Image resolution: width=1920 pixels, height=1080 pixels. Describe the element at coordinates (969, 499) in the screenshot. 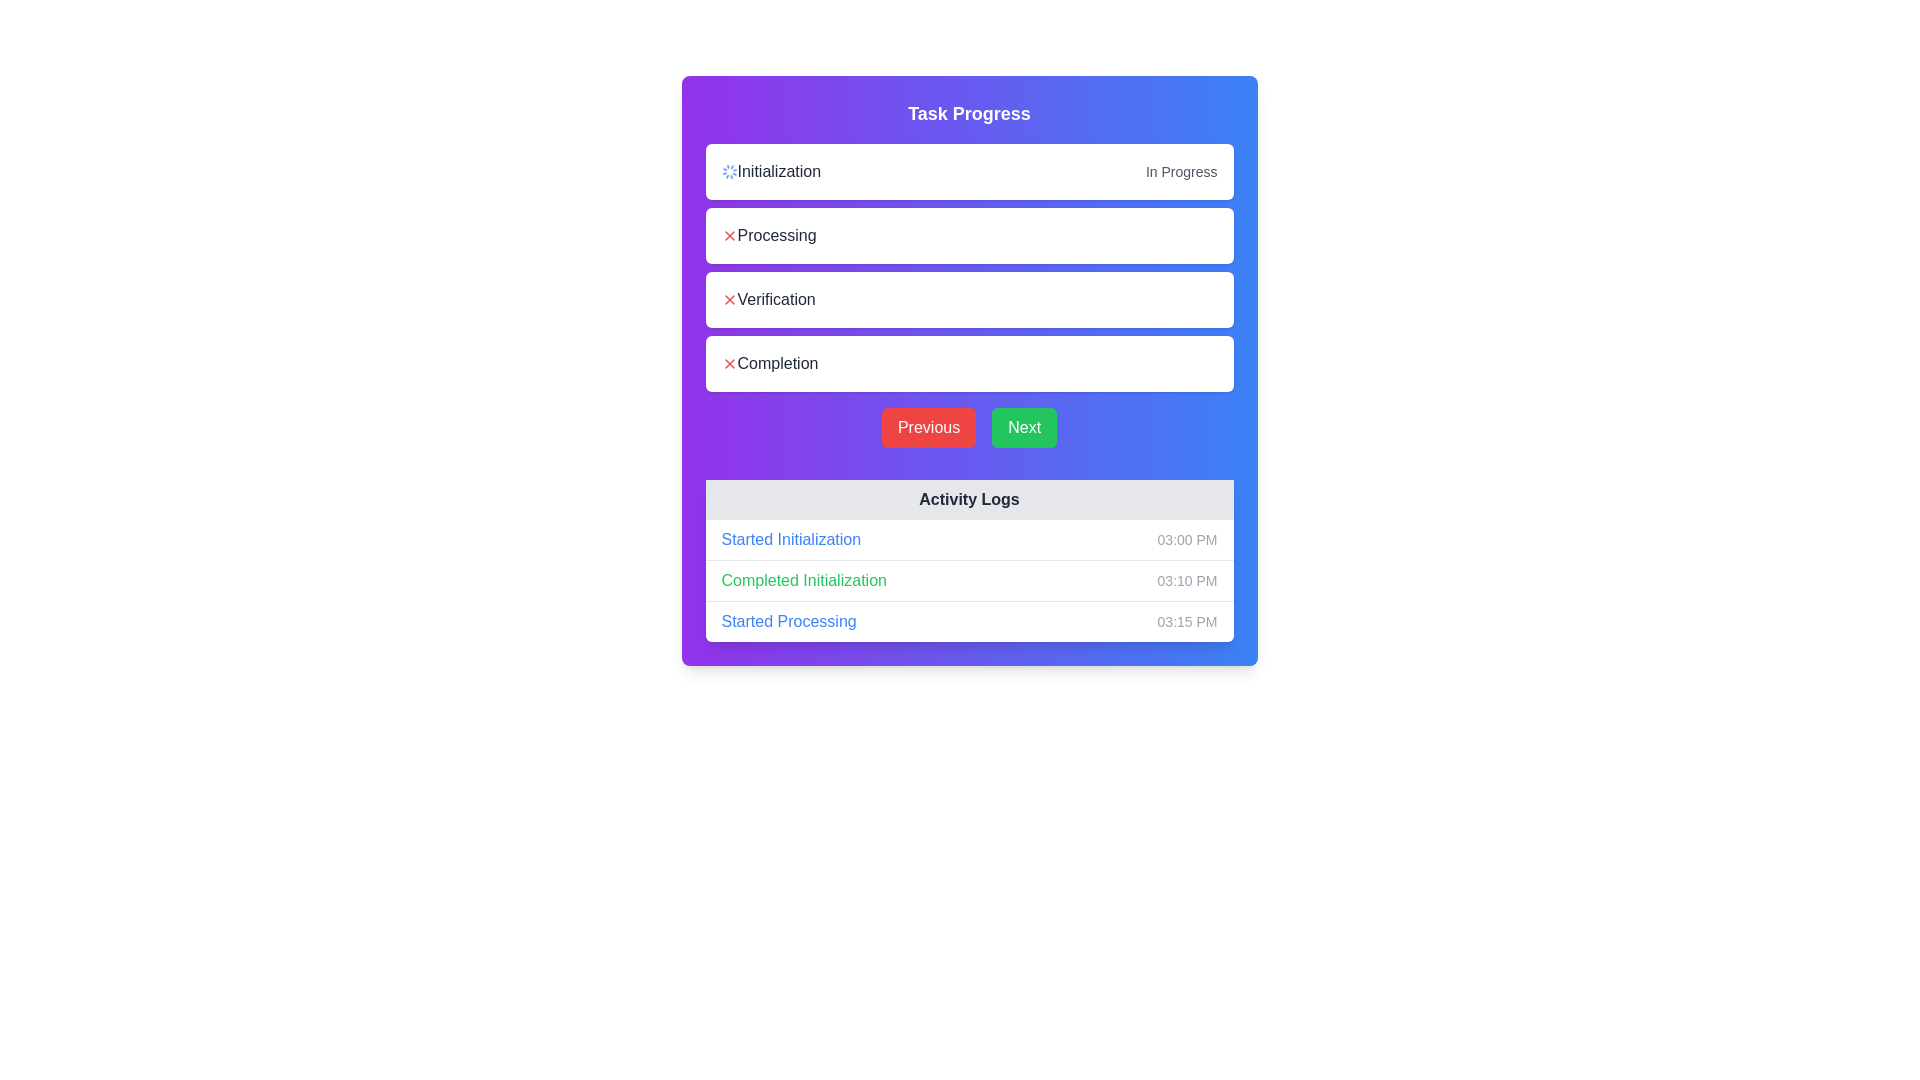

I see `the 'Activity Logs' text label, which is a bold black text on a light gray background, located at the top of the activity logs panel` at that location.